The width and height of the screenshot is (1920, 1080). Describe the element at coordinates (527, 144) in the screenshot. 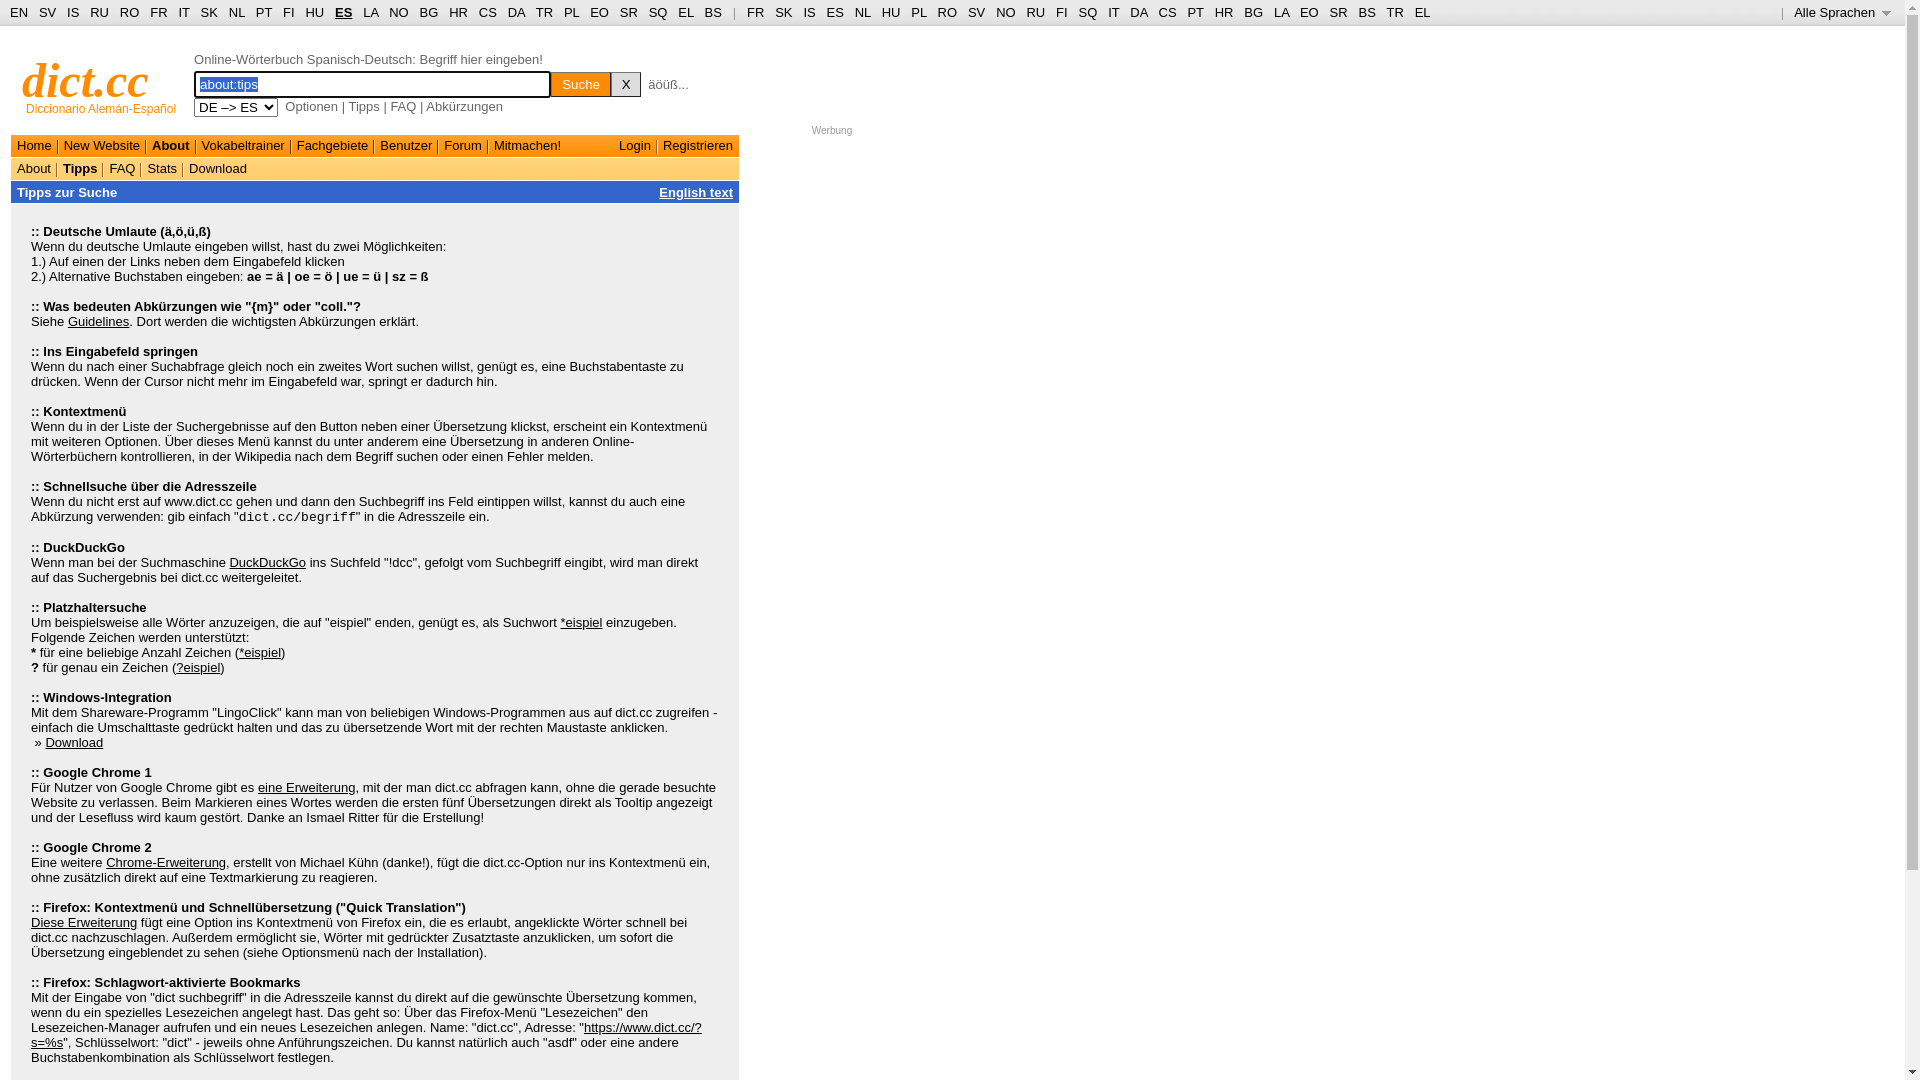

I see `'Mitmachen!'` at that location.